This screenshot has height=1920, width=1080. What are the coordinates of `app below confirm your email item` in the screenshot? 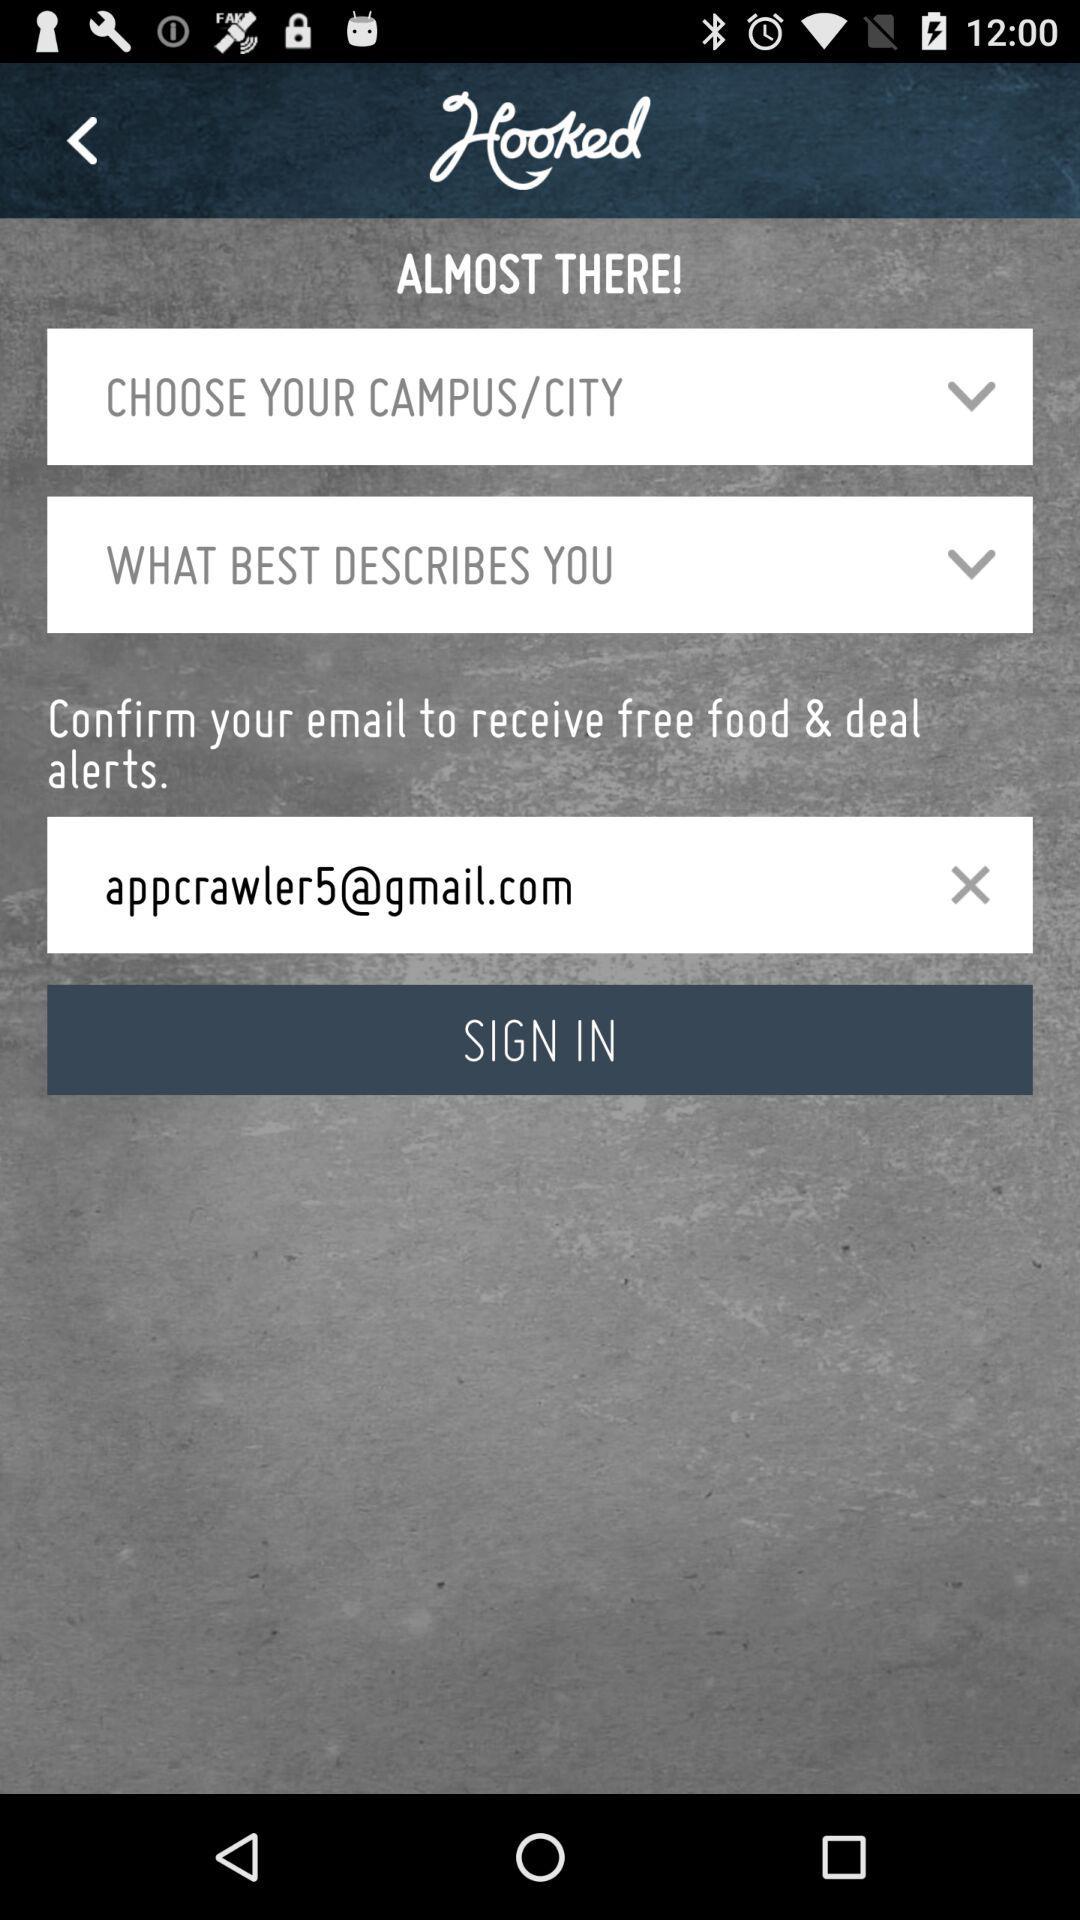 It's located at (969, 883).